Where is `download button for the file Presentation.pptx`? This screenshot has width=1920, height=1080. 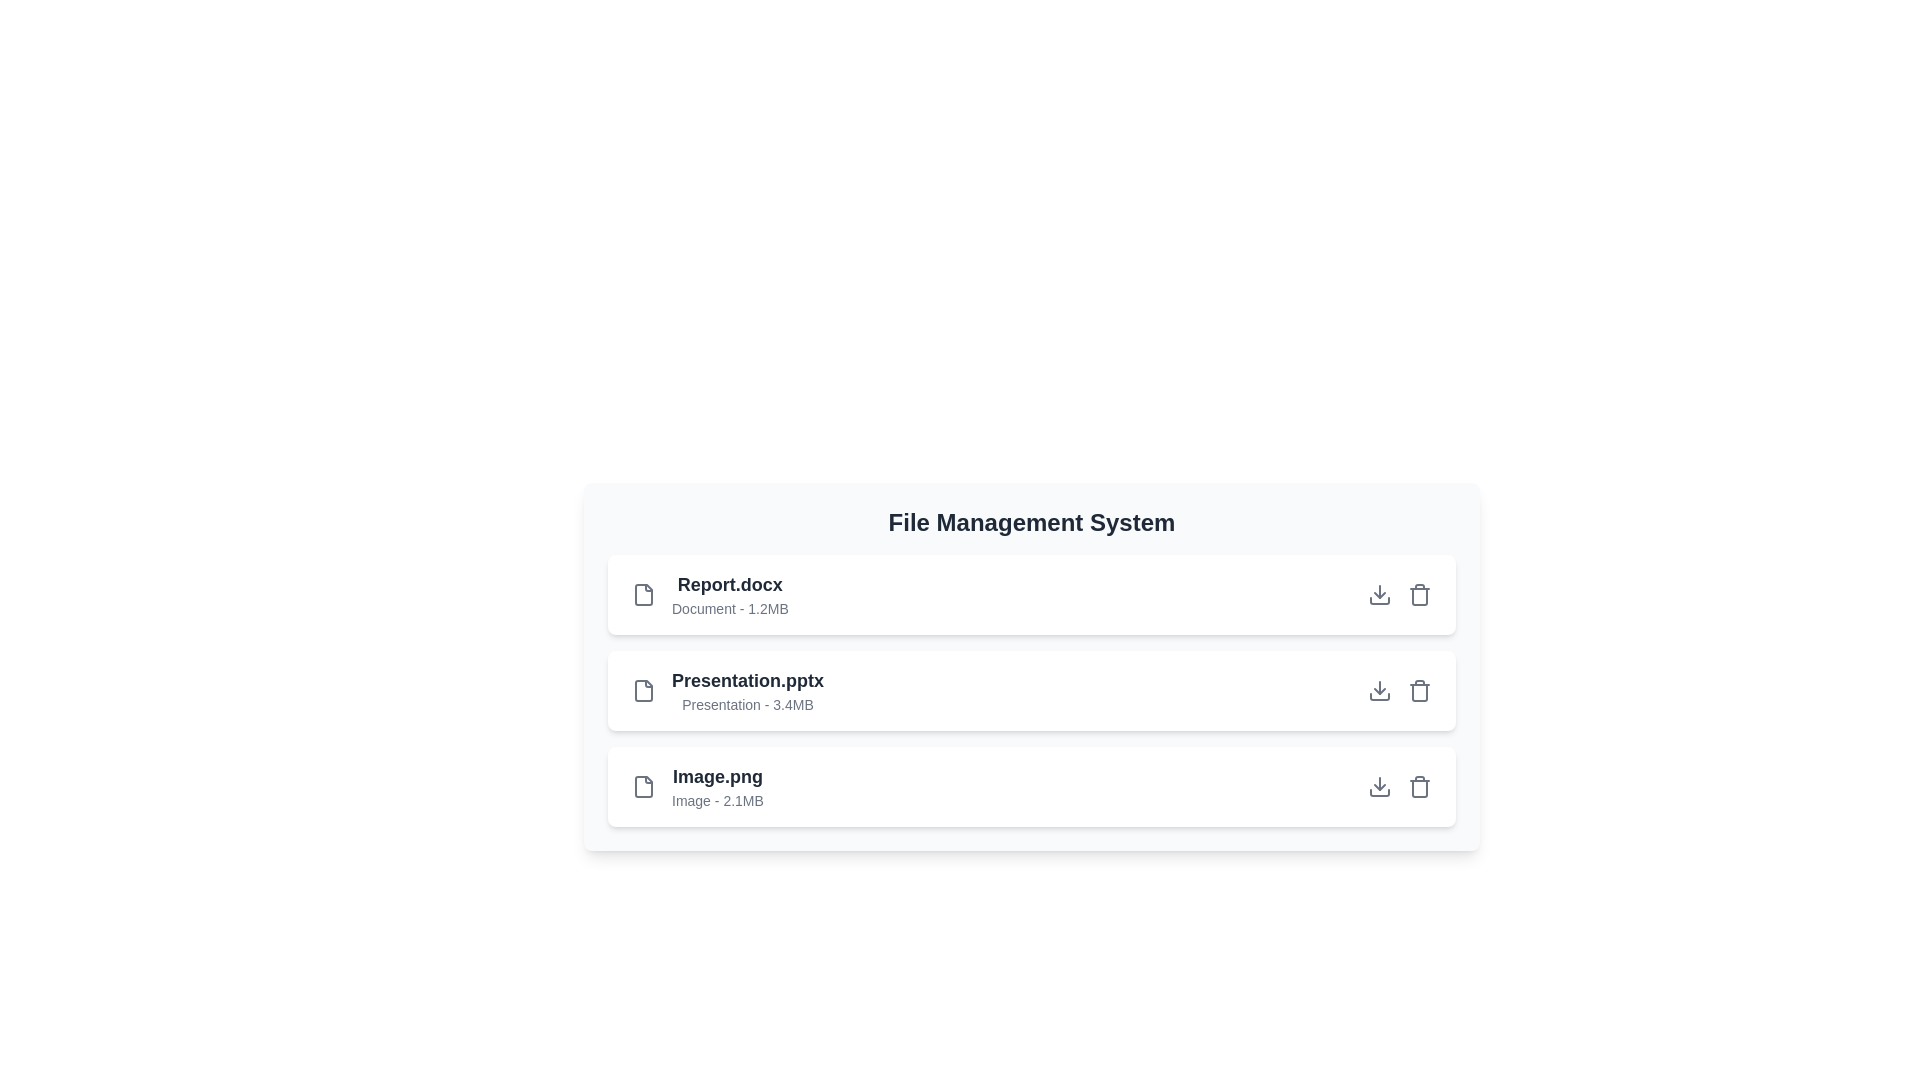
download button for the file Presentation.pptx is located at coordinates (1379, 689).